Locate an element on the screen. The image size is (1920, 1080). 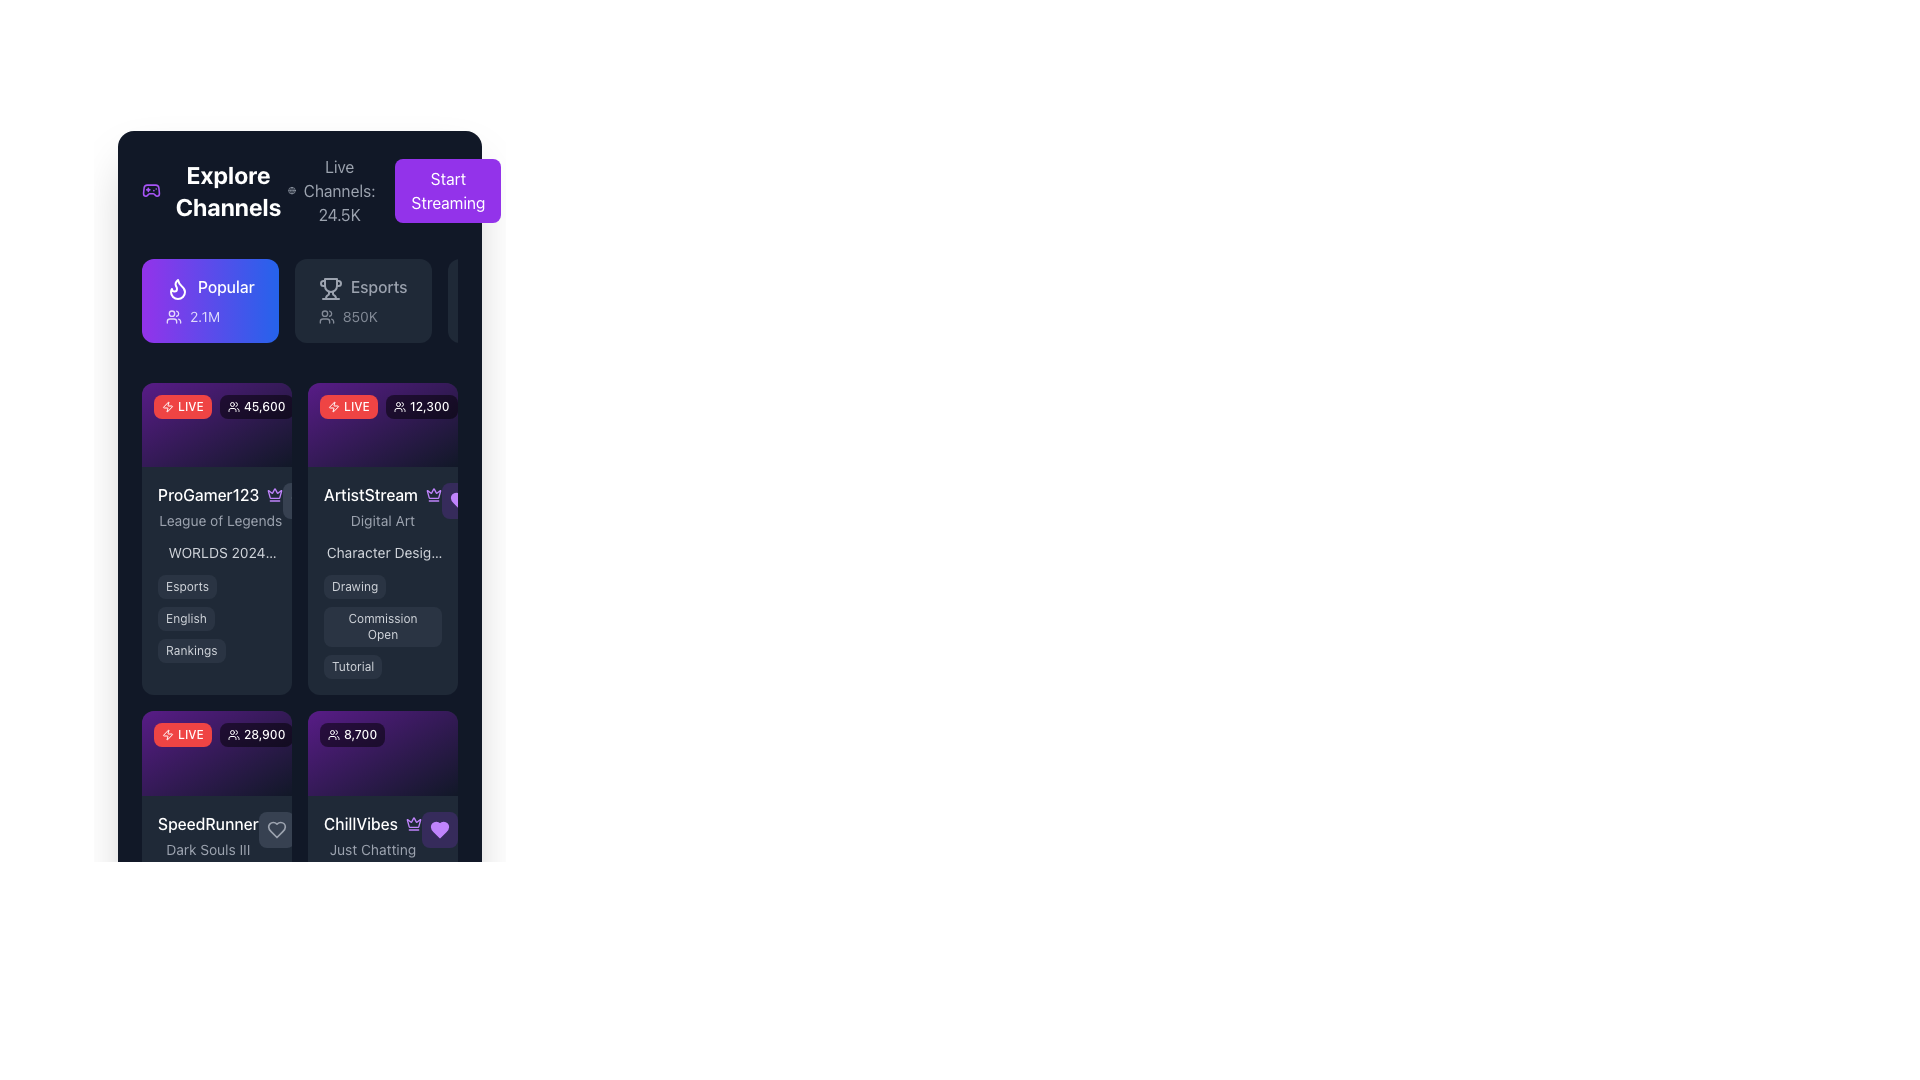
the 'English' label is located at coordinates (216, 617).